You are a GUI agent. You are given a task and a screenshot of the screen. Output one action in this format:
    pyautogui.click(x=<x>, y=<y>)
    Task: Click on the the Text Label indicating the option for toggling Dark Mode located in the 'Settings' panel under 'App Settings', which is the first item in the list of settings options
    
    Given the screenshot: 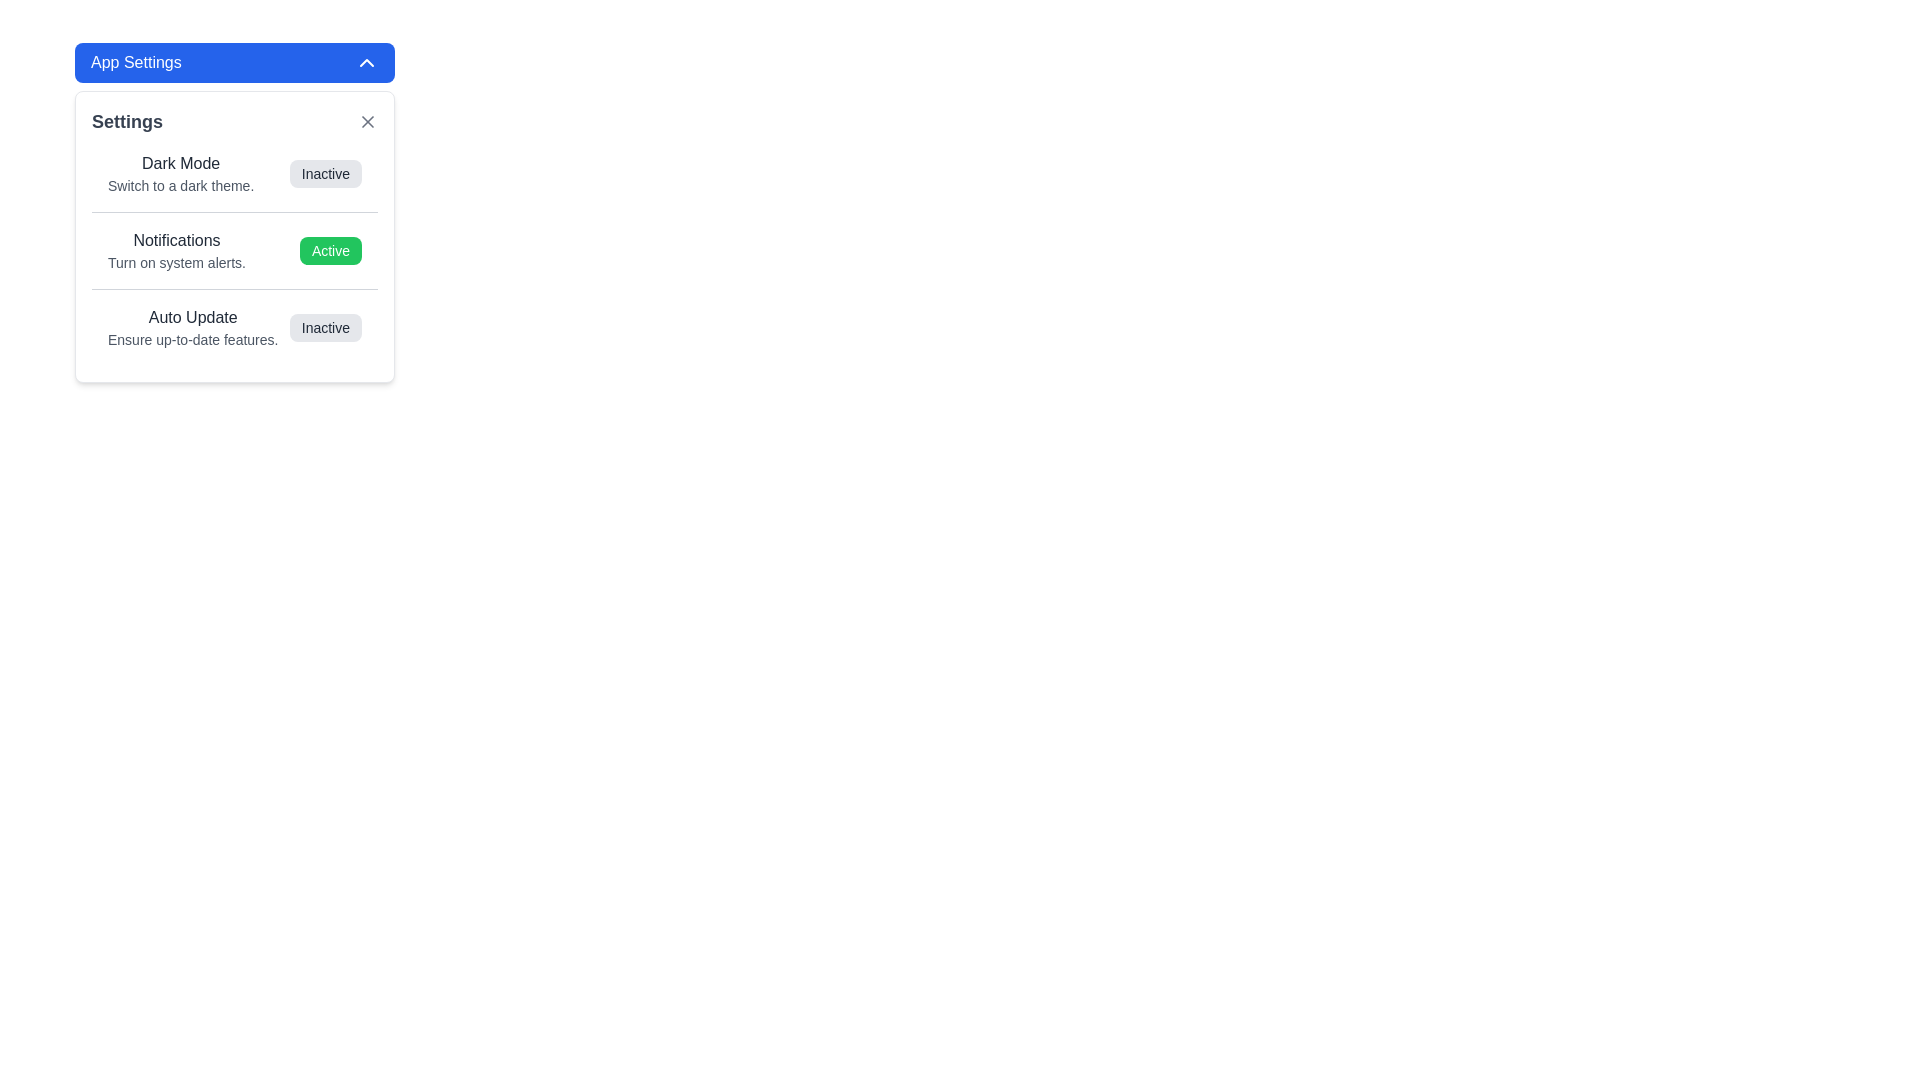 What is the action you would take?
    pyautogui.click(x=181, y=163)
    